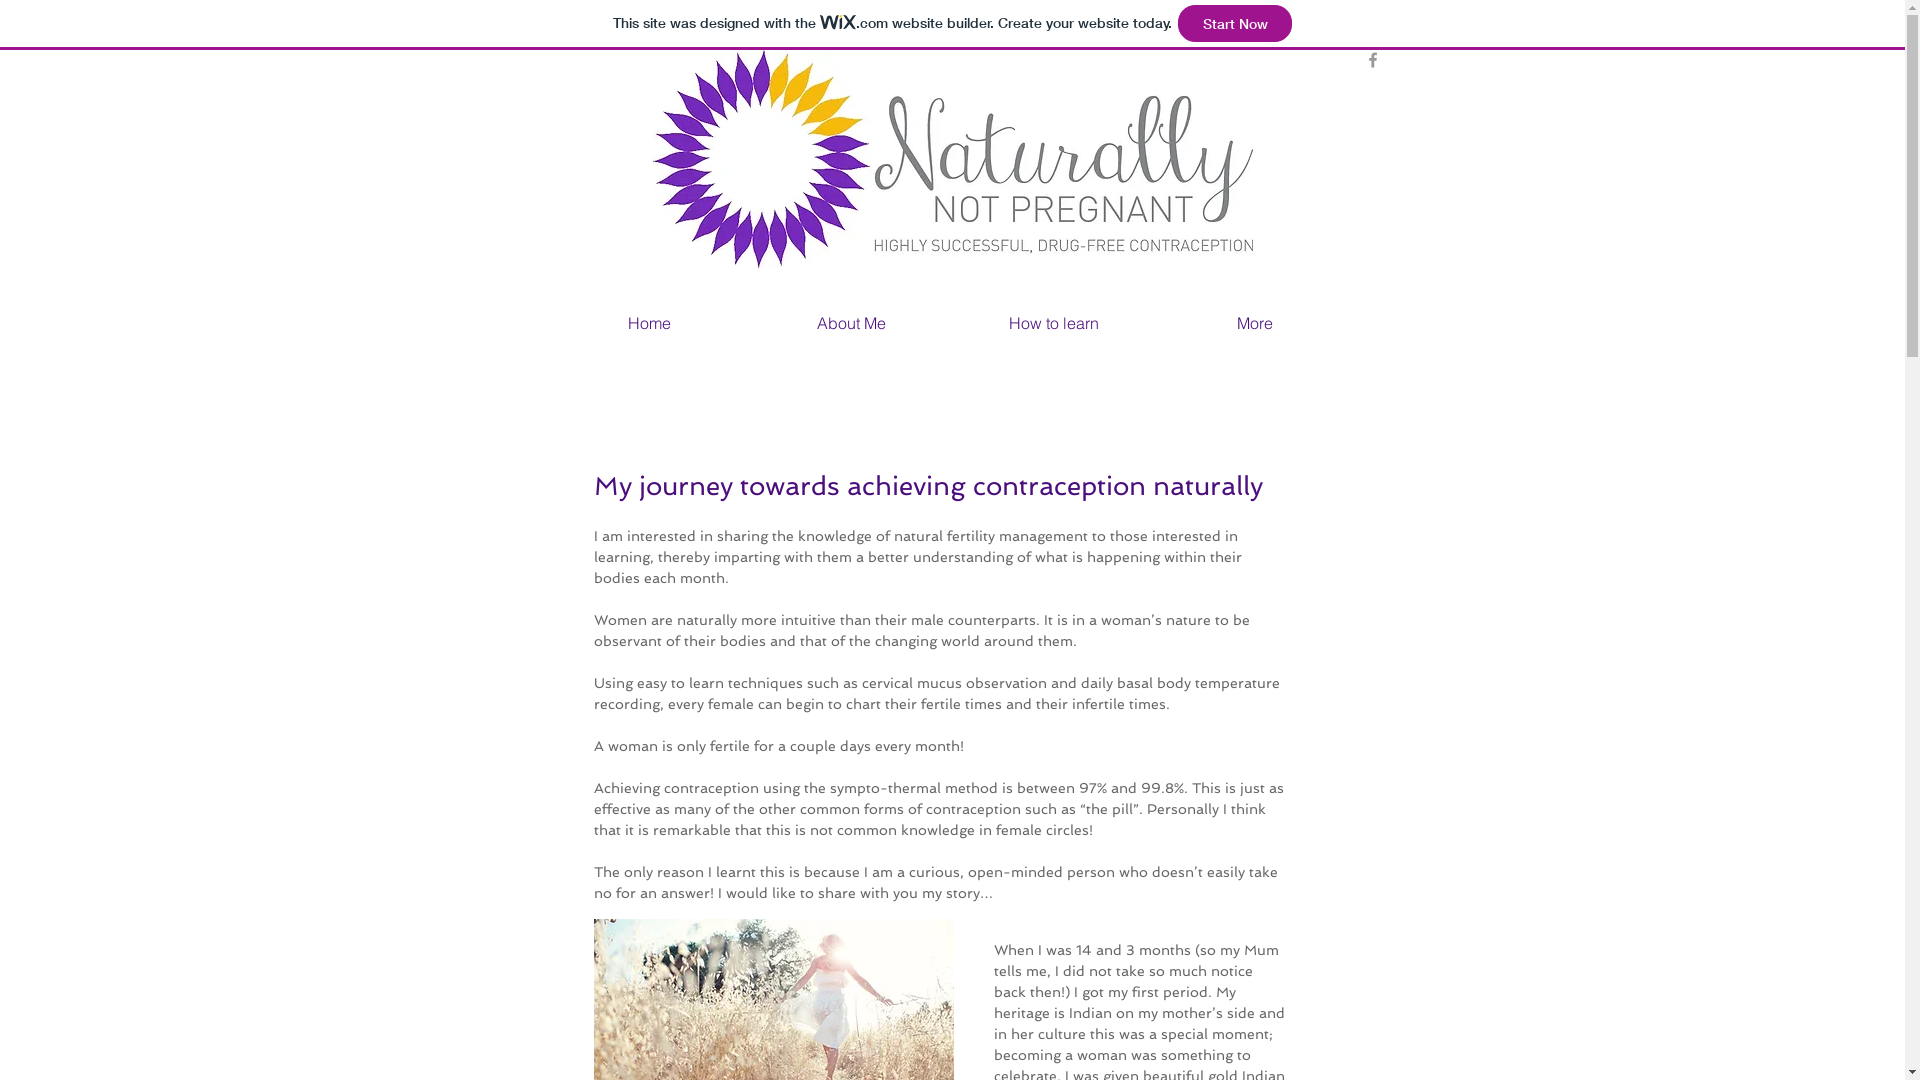 This screenshot has width=1920, height=1080. I want to click on 'How to learn', so click(950, 320).